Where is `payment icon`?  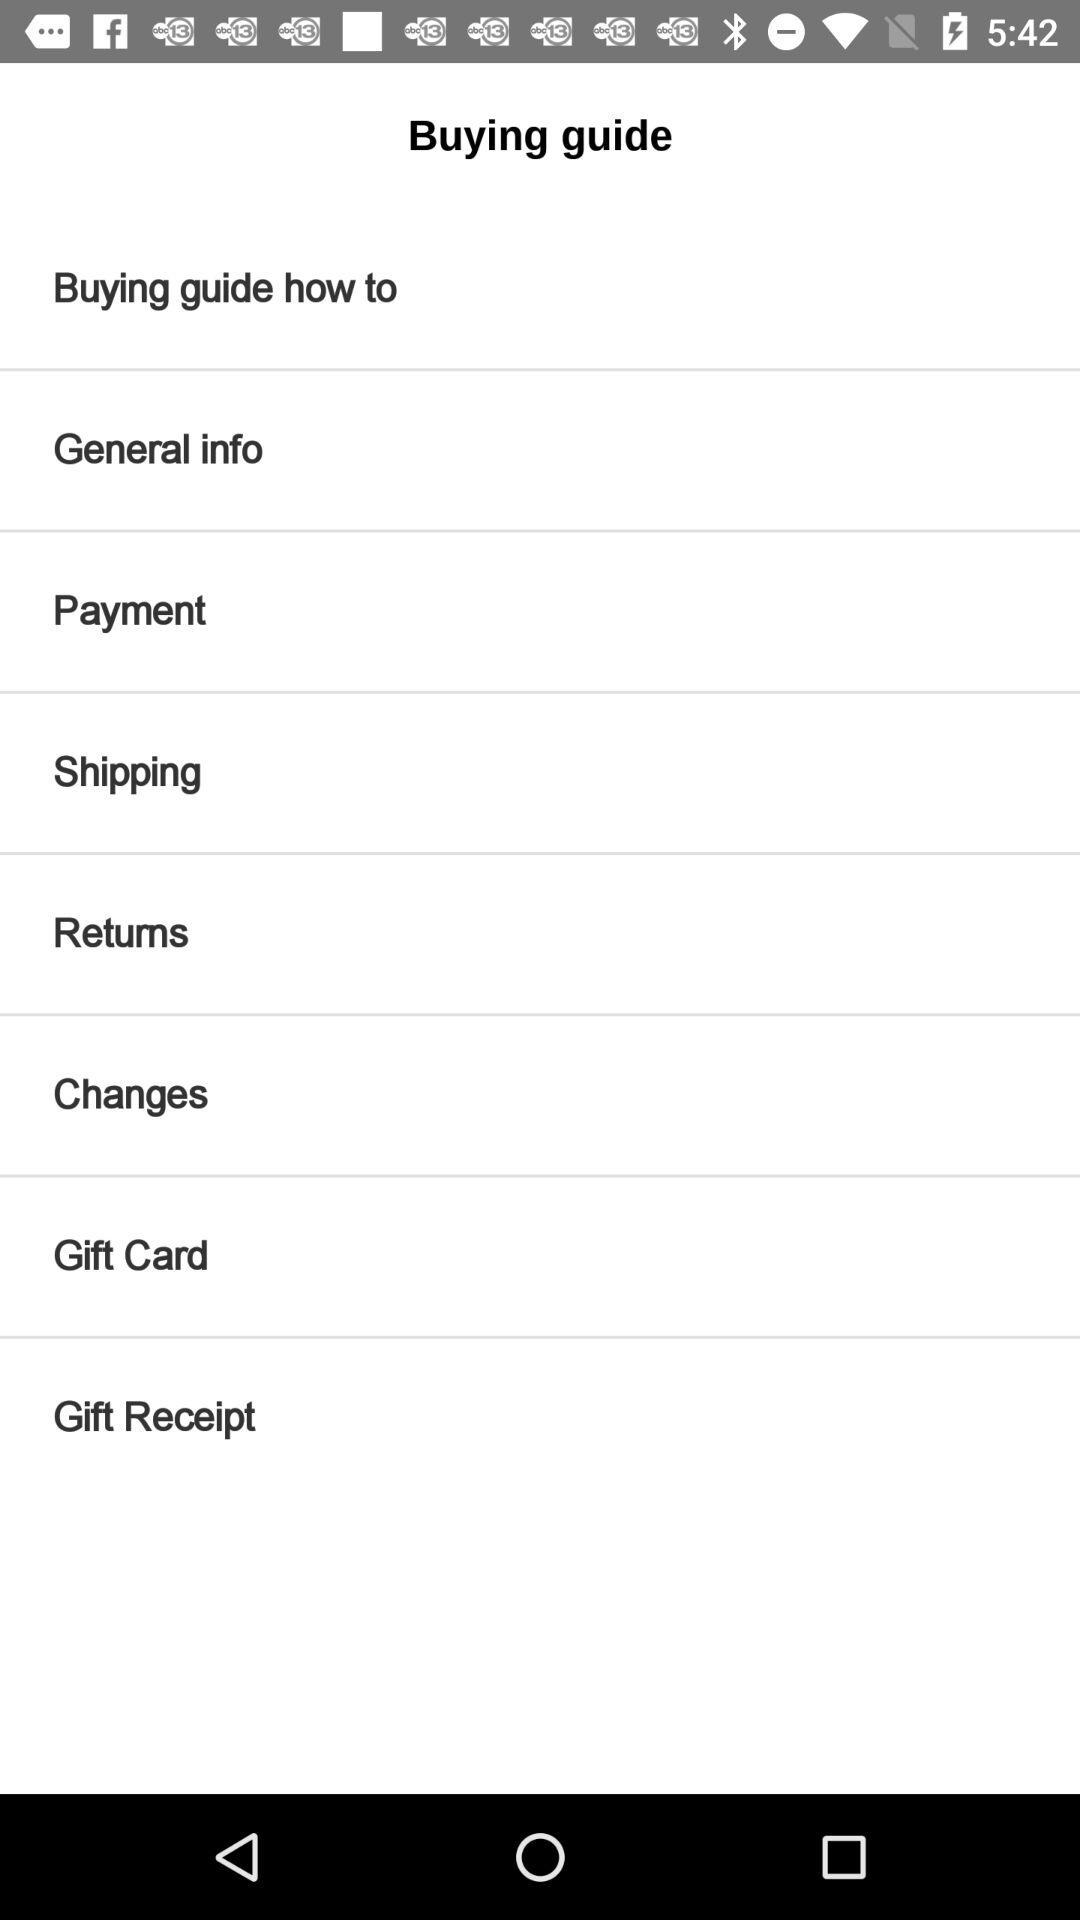 payment icon is located at coordinates (540, 610).